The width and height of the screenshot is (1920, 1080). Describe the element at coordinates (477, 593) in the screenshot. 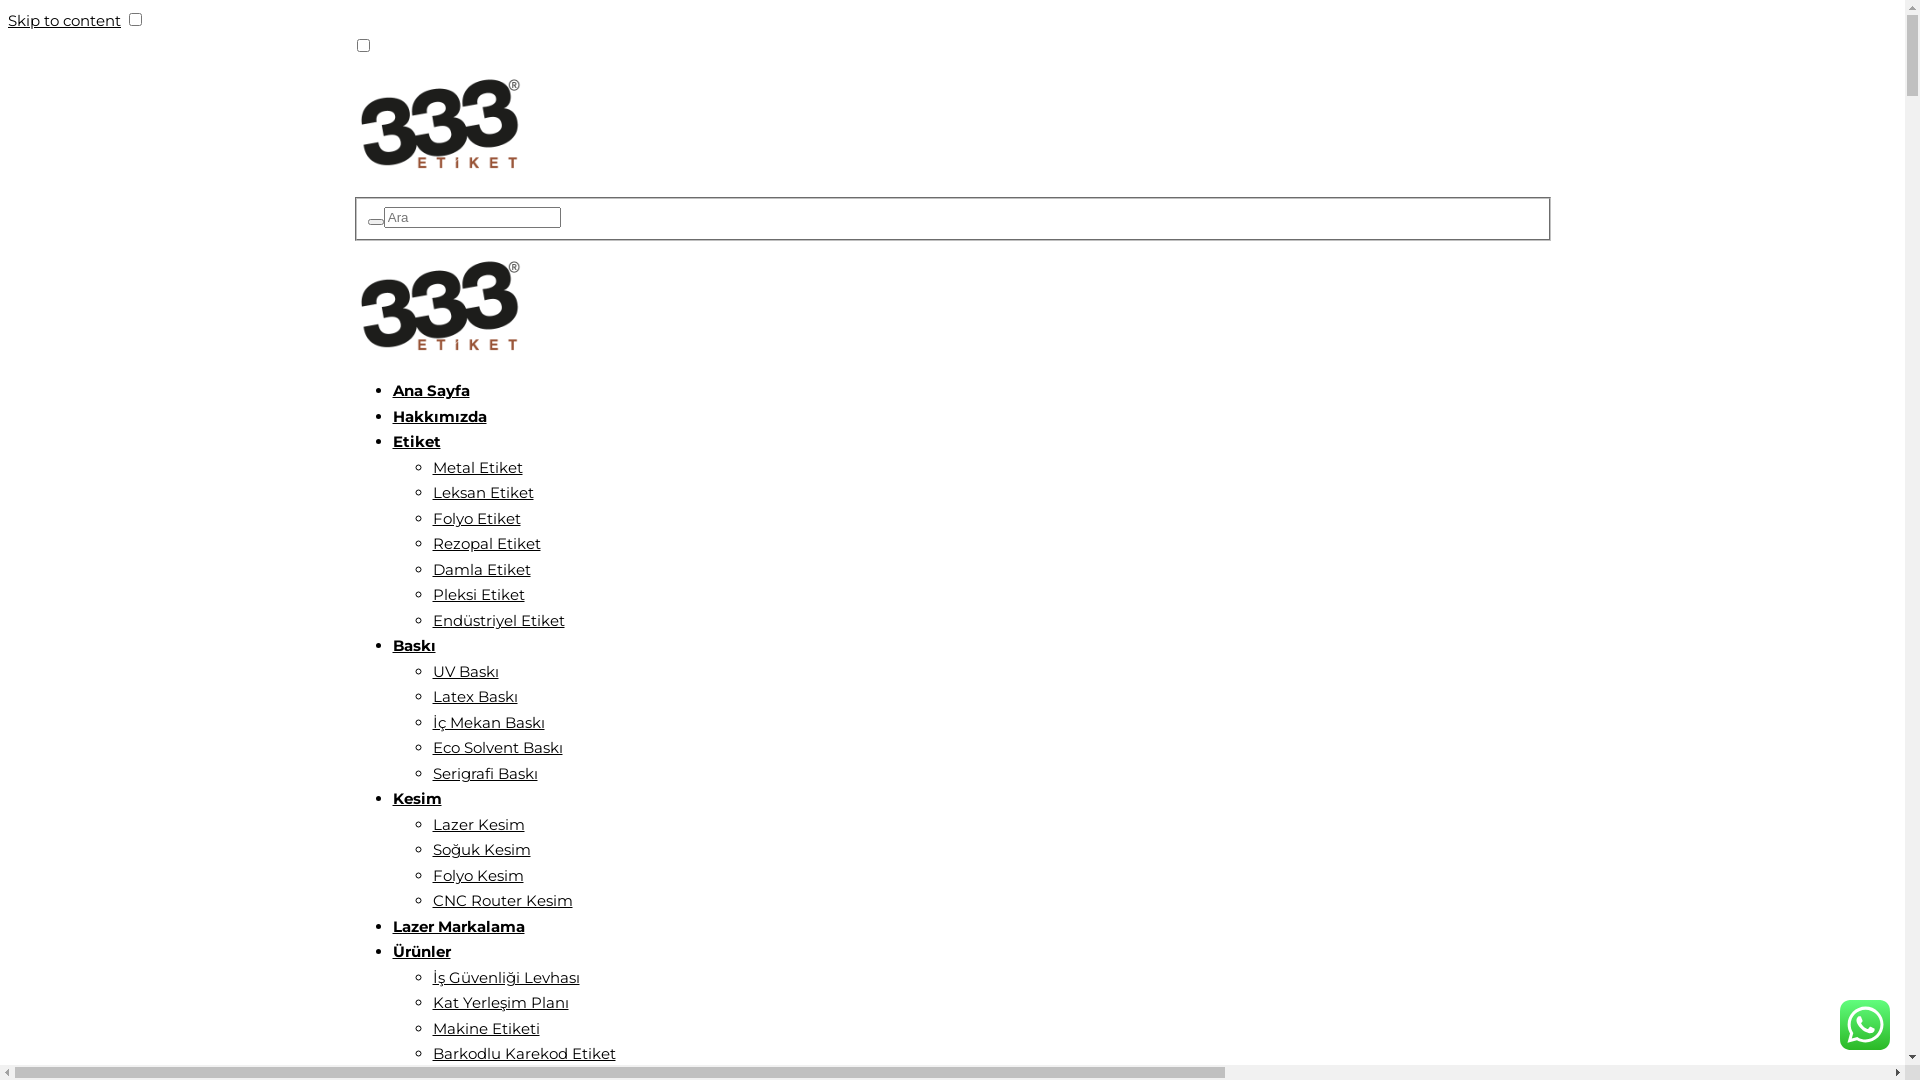

I see `'Pleksi Etiket'` at that location.